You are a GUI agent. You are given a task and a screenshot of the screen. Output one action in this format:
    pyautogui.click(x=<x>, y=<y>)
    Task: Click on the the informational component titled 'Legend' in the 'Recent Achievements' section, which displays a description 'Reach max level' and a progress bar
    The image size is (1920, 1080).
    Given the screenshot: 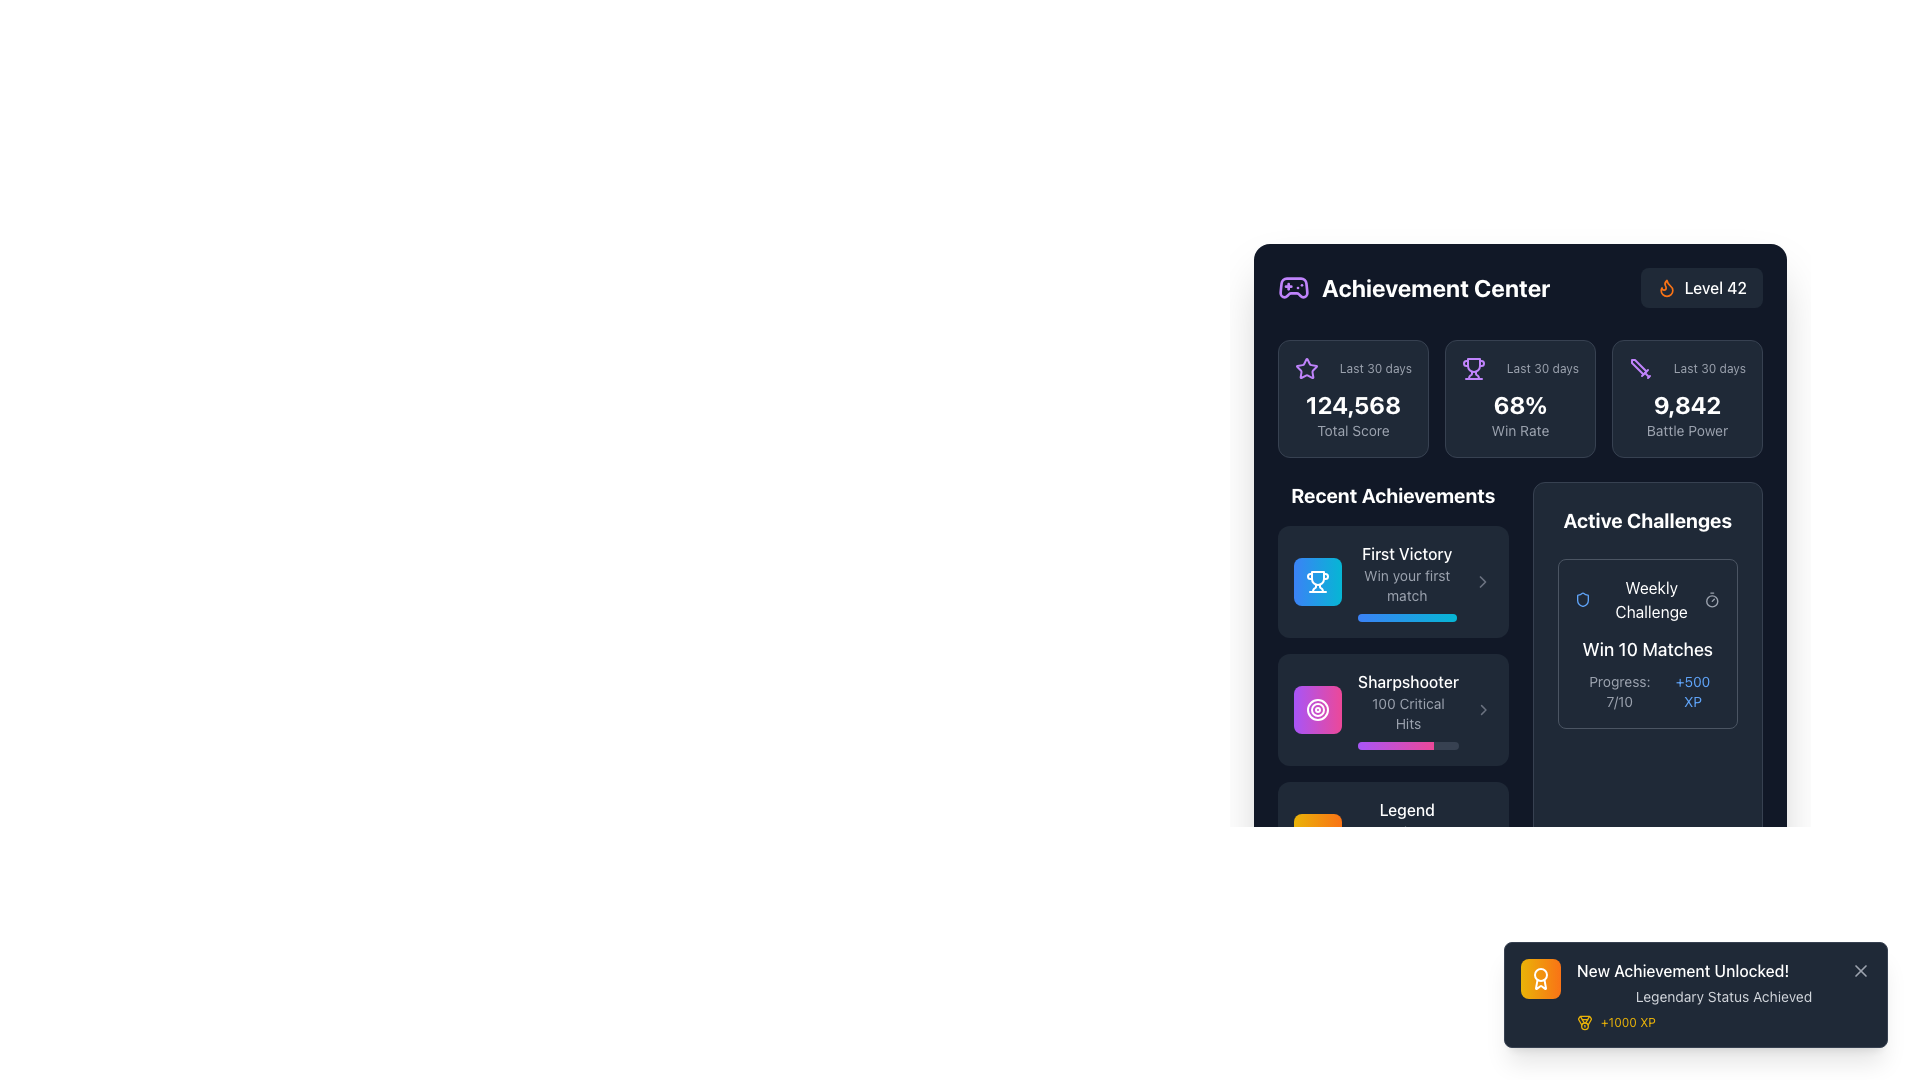 What is the action you would take?
    pyautogui.click(x=1406, y=837)
    